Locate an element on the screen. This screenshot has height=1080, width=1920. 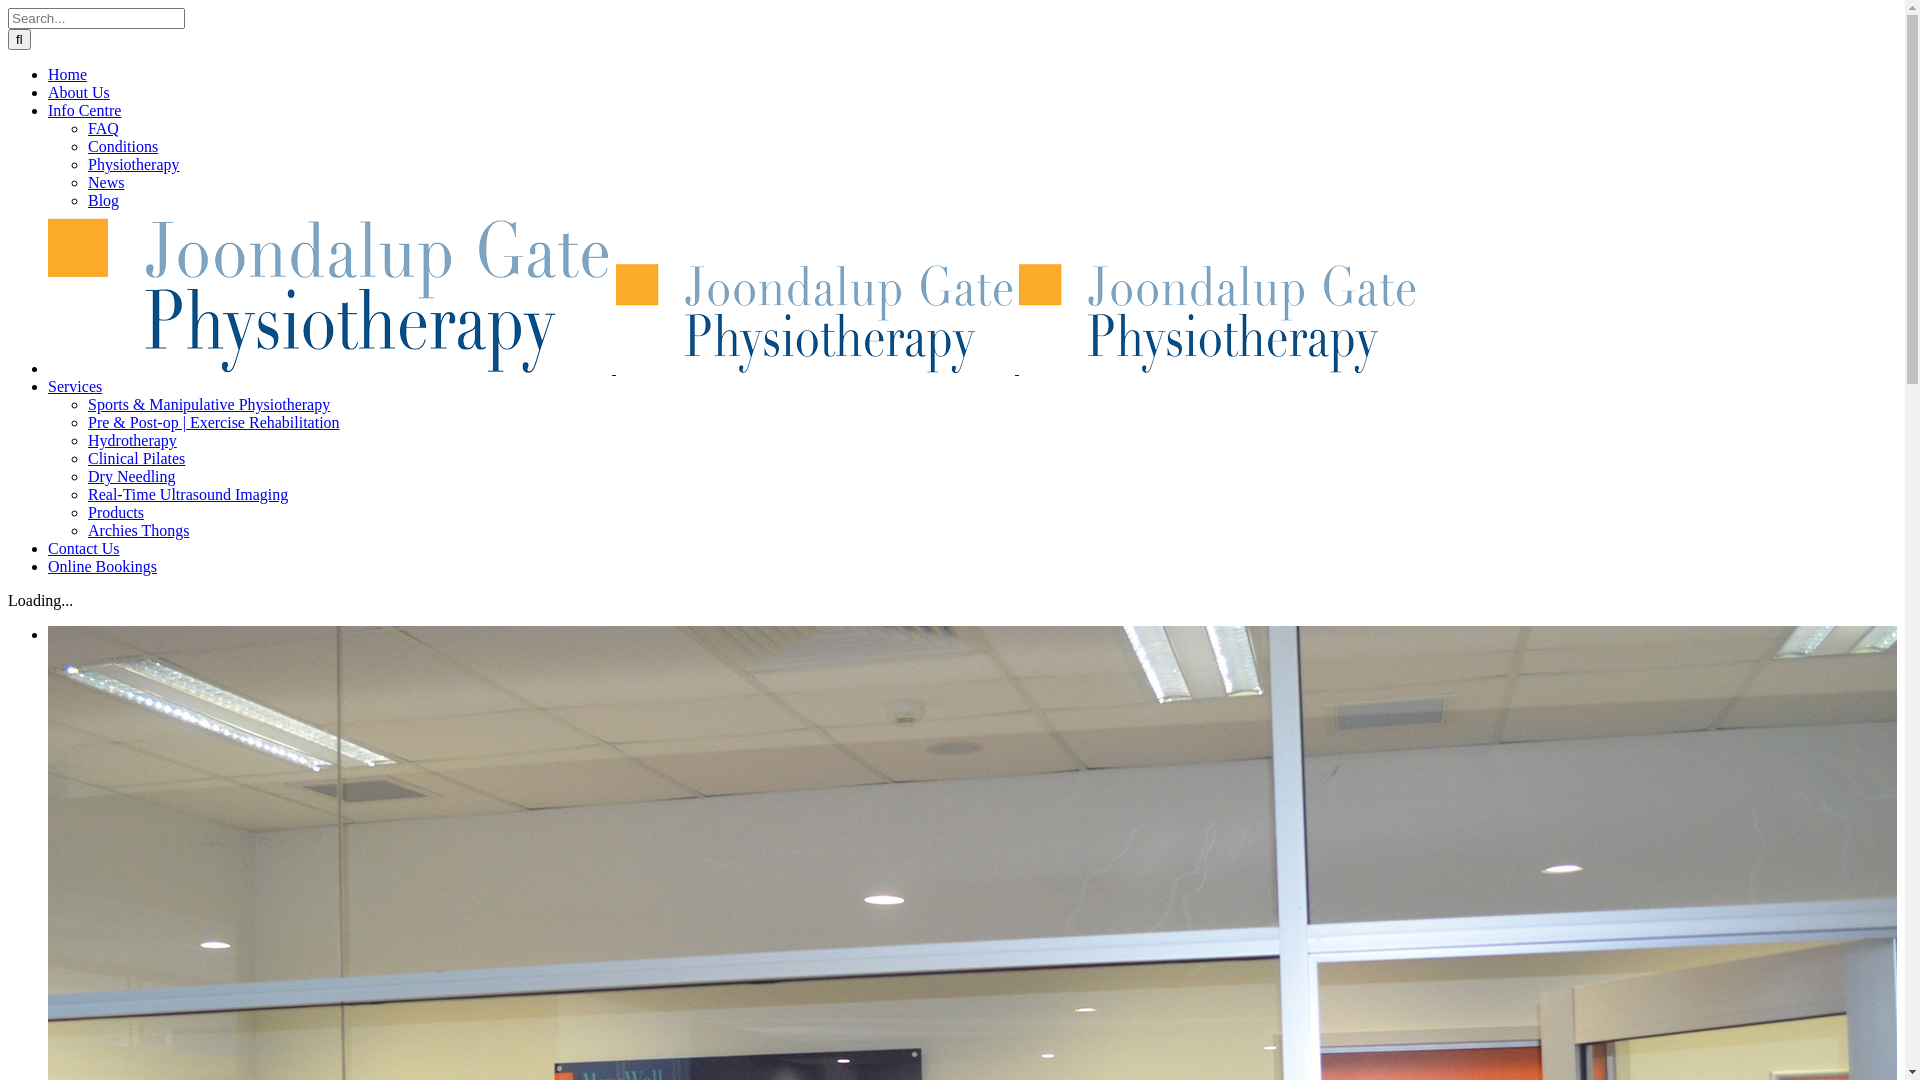
'Services' is located at coordinates (75, 386).